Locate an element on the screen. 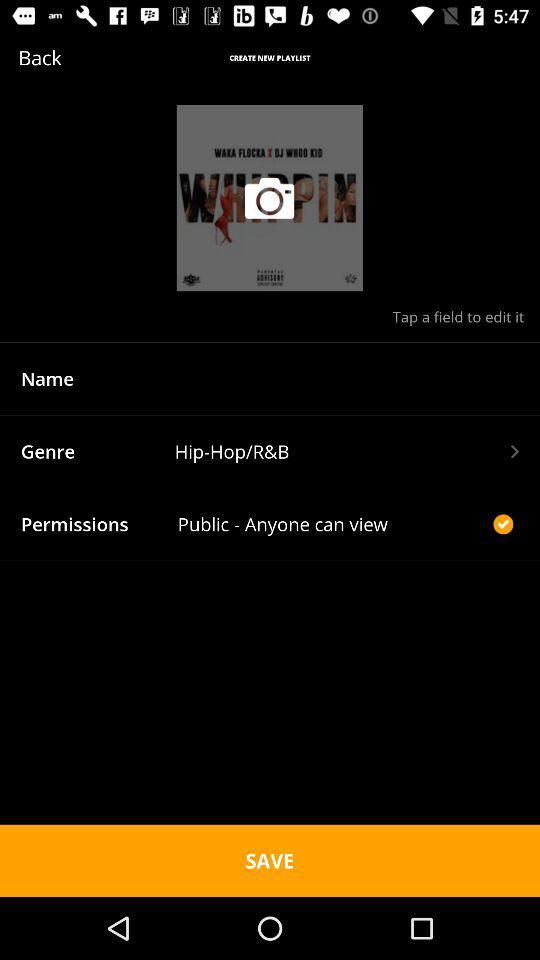 This screenshot has width=540, height=960. the save item is located at coordinates (270, 859).